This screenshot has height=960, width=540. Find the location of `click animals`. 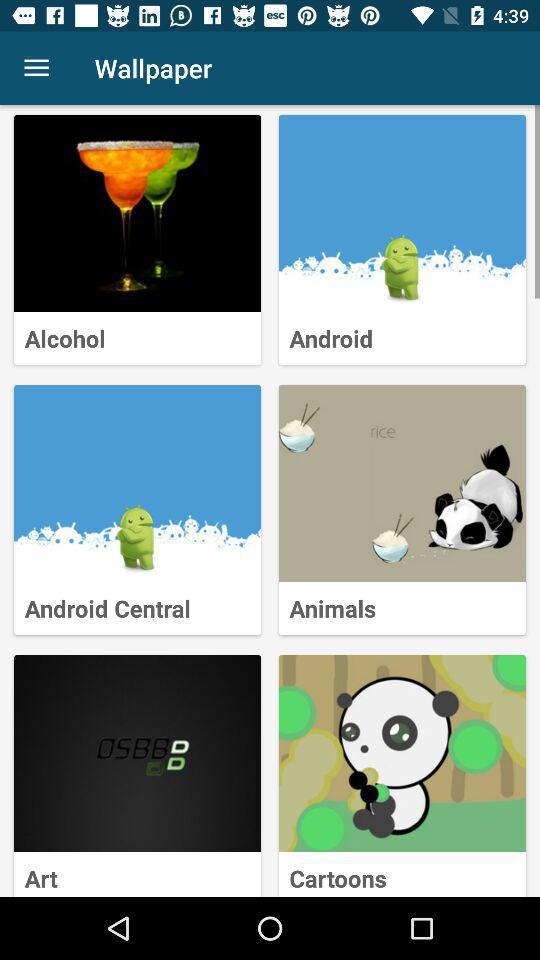

click animals is located at coordinates (402, 482).